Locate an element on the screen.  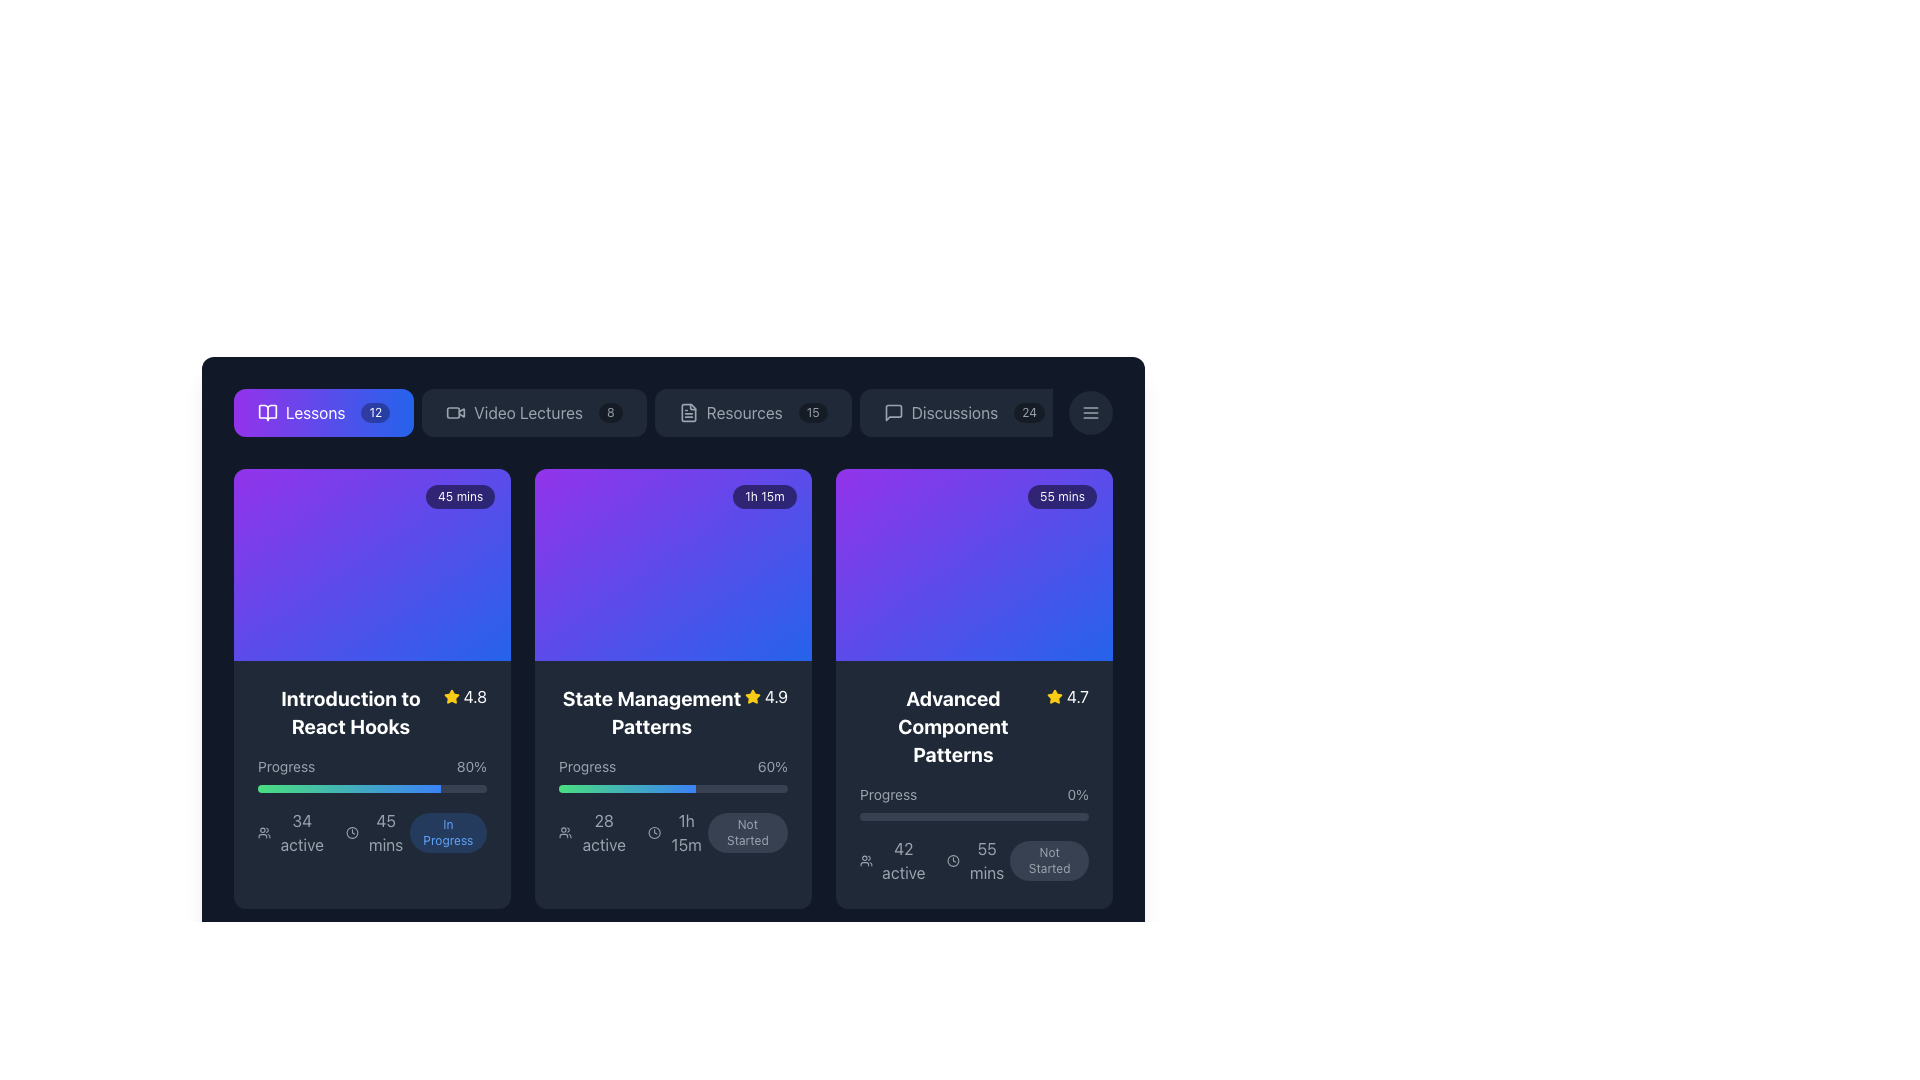
the progress details of the progress indicator element that shows completion percentages and user activity for the learning module titled 'State Management Patterns' is located at coordinates (673, 805).